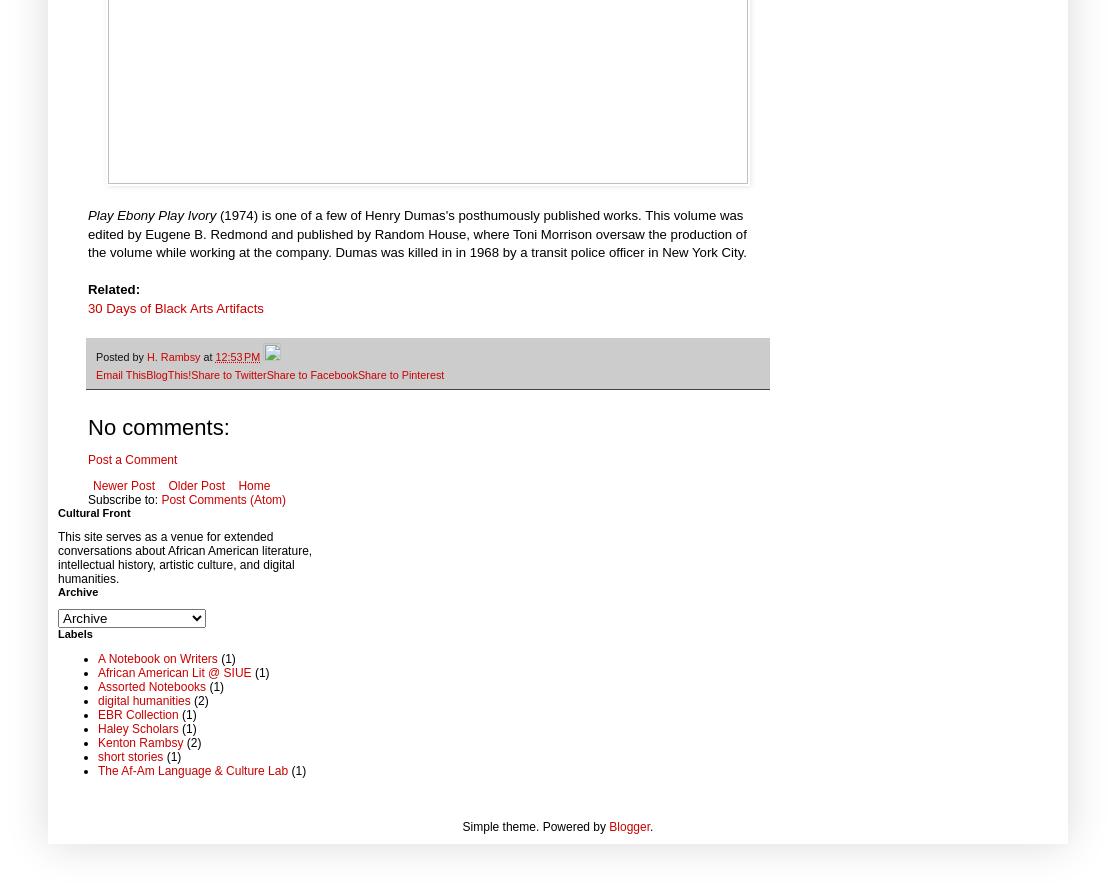  Describe the element at coordinates (93, 512) in the screenshot. I see `'Cultural Front'` at that location.